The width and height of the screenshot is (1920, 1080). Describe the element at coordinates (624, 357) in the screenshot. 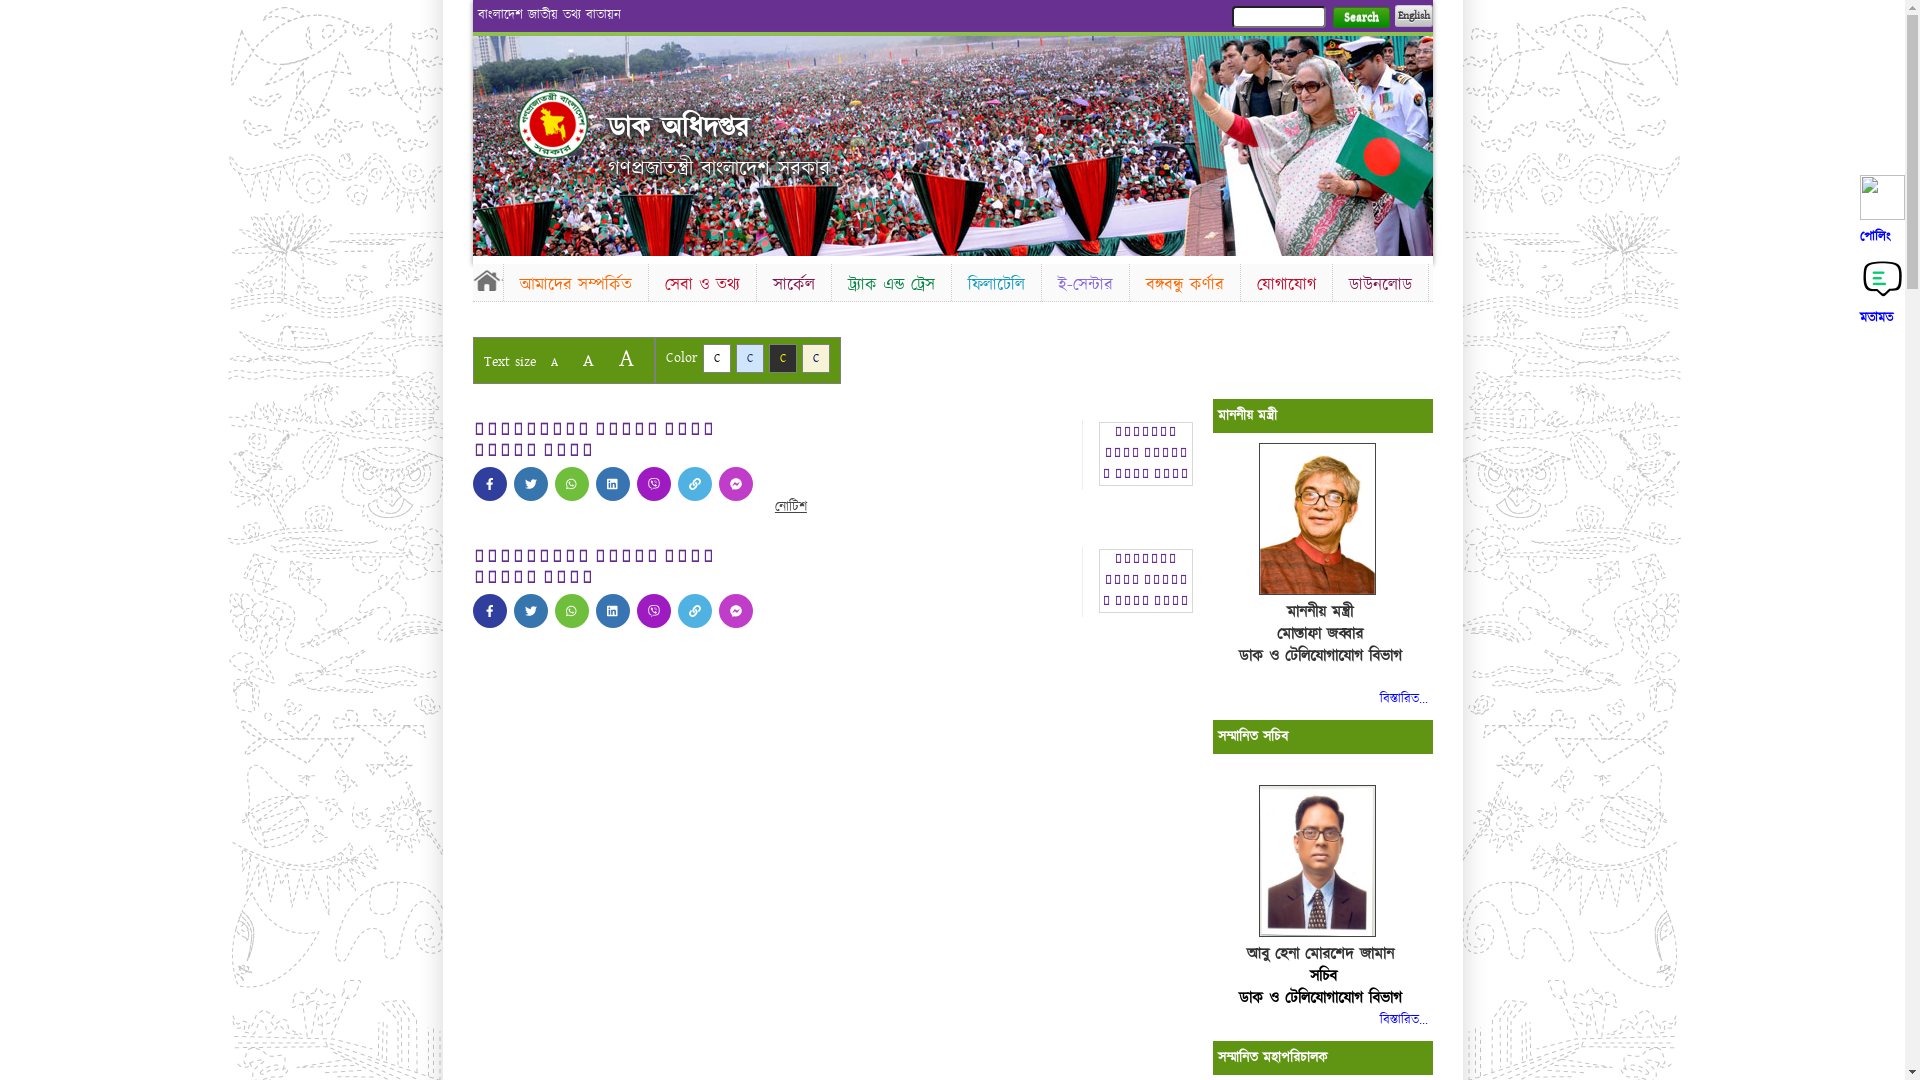

I see `'A'` at that location.